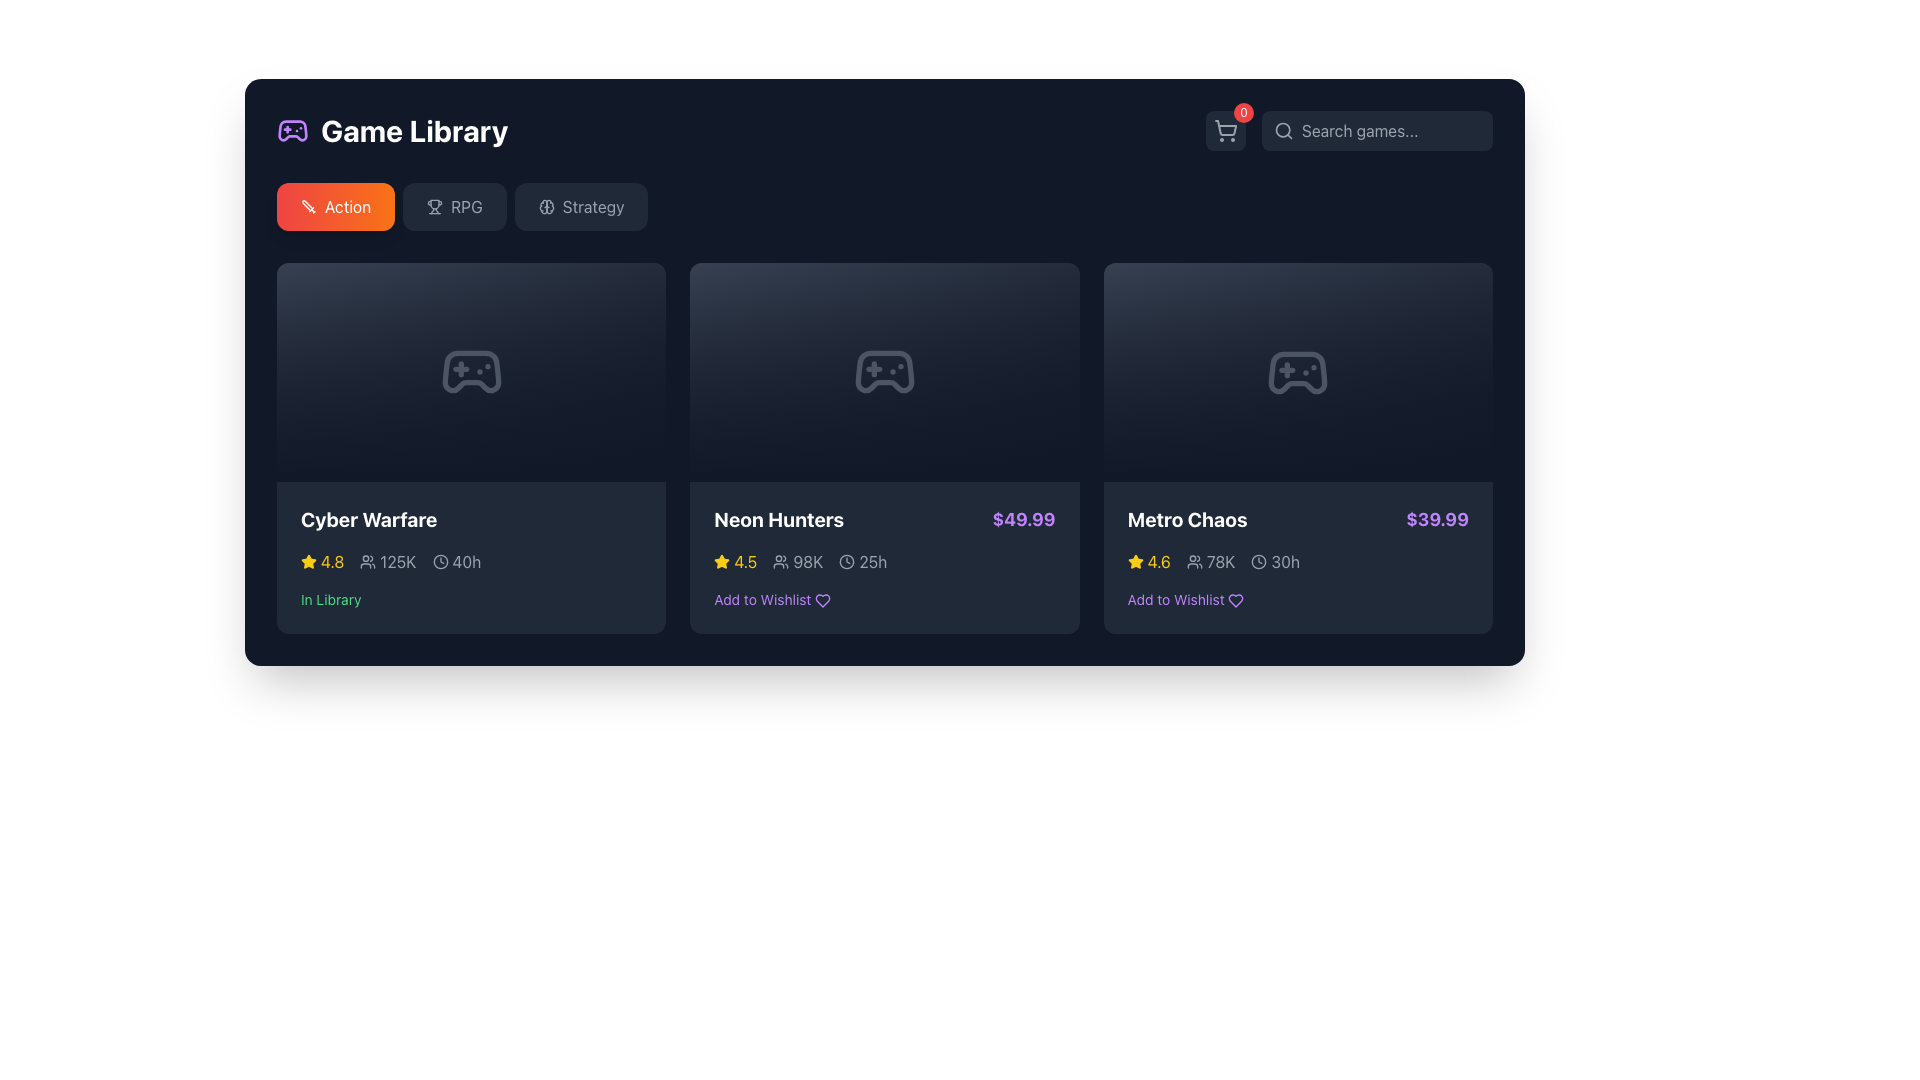  Describe the element at coordinates (439, 562) in the screenshot. I see `the clock icon representing the duration of '40h' for the game 'Cyber Warfare' located to the left of the text` at that location.